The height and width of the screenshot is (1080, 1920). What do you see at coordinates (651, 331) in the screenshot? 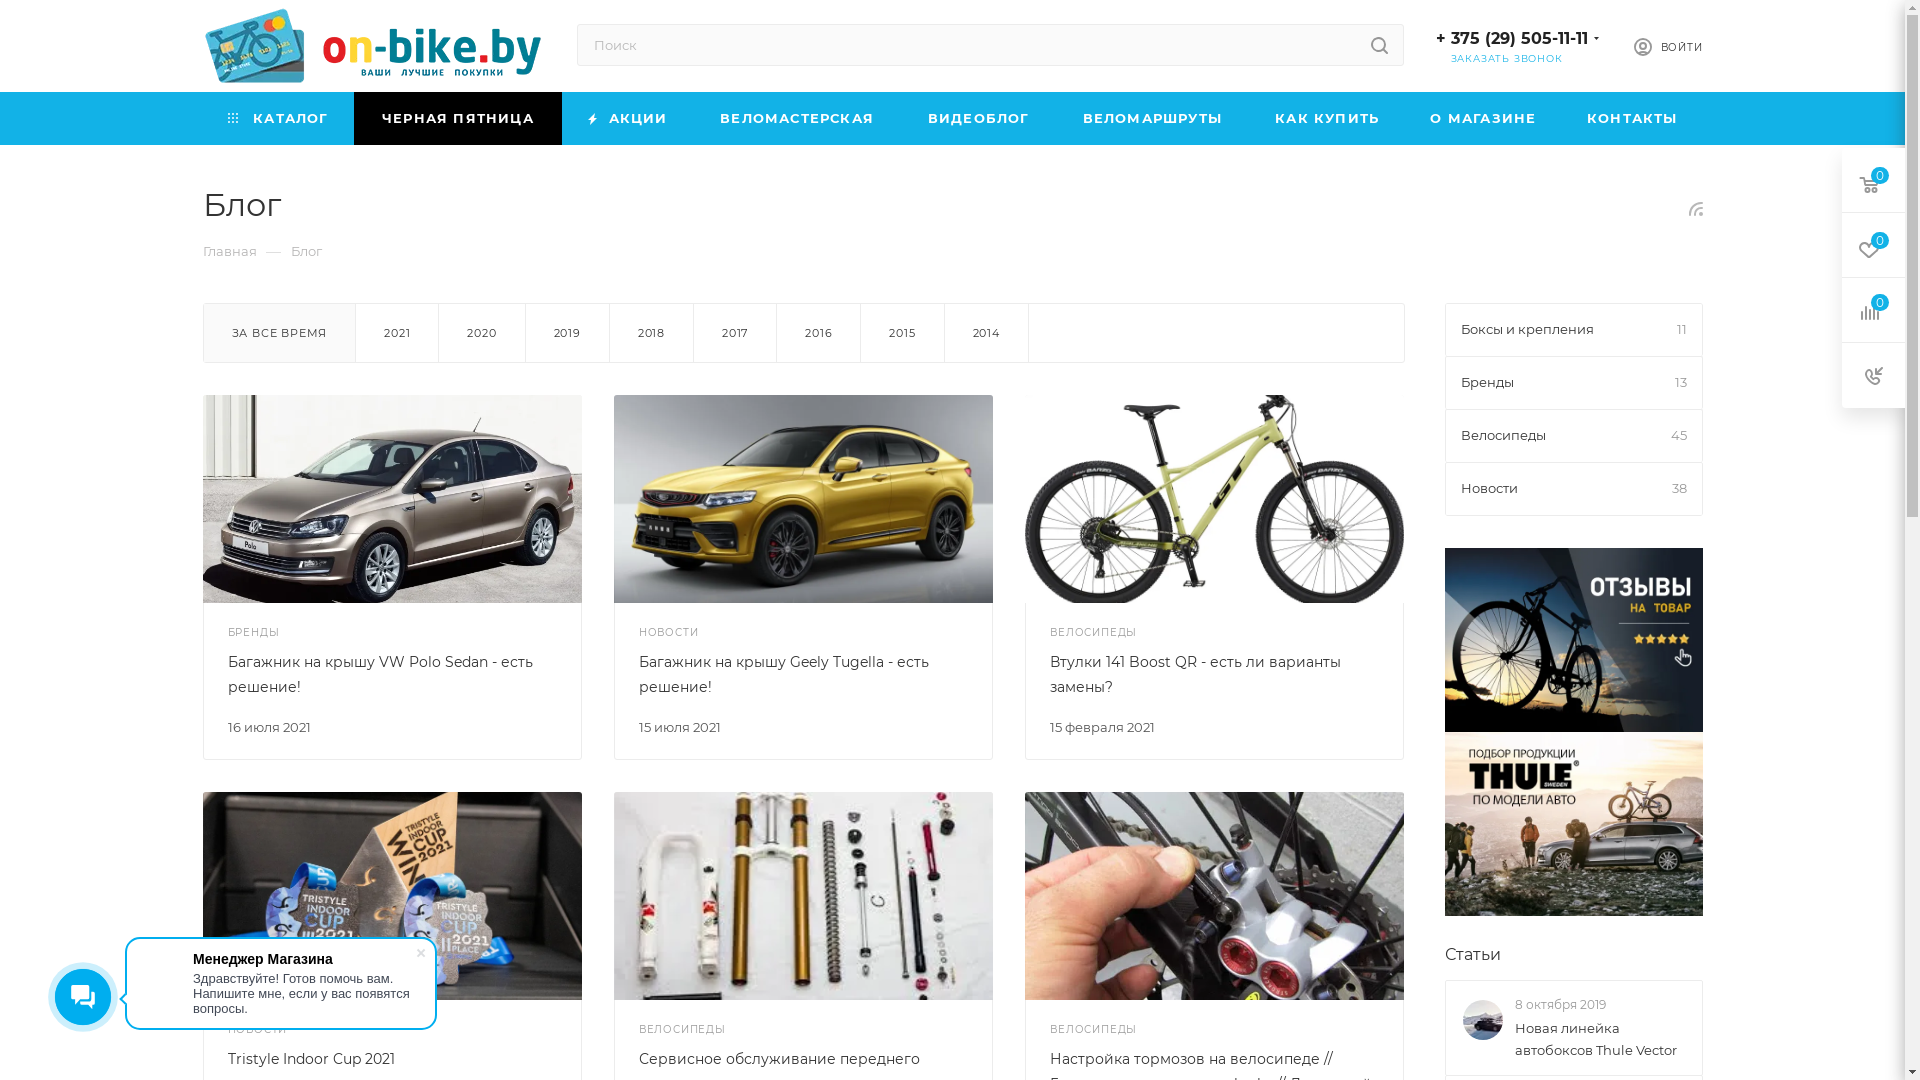
I see `'2018'` at bounding box center [651, 331].